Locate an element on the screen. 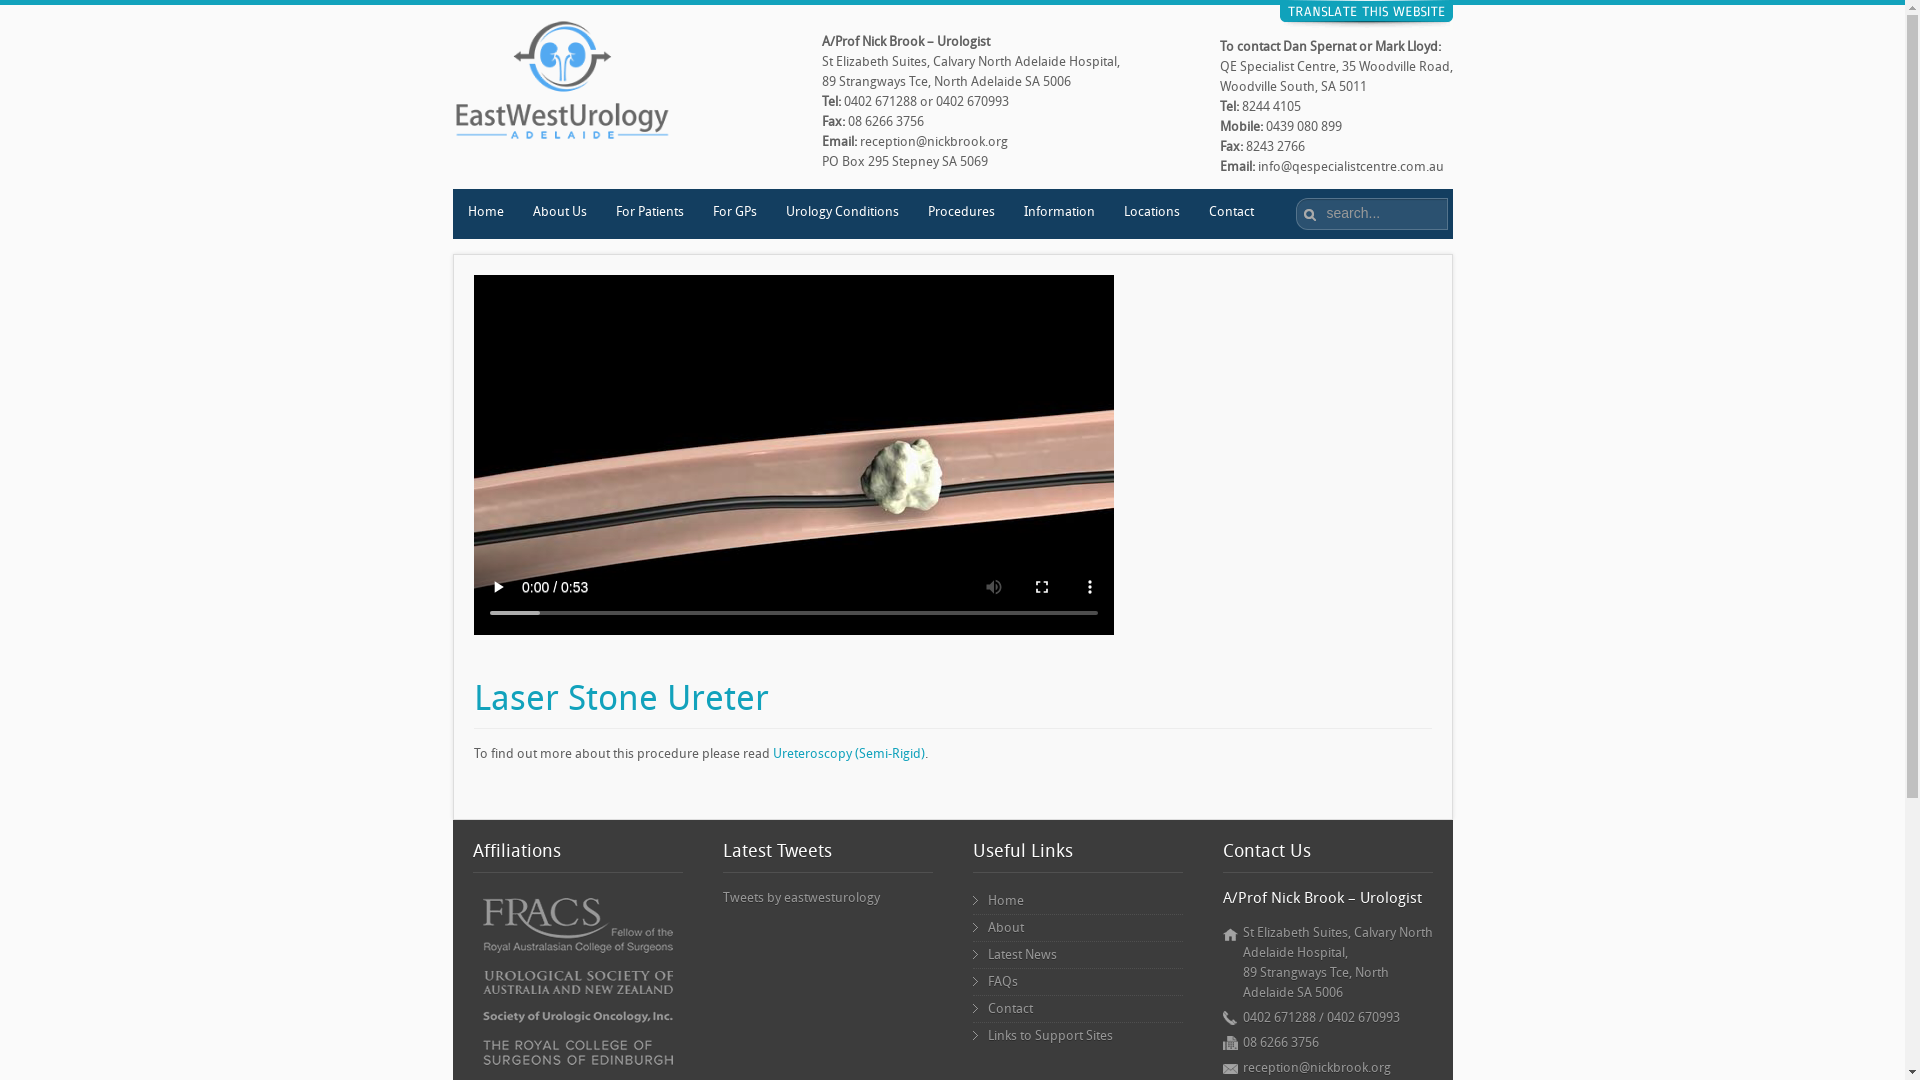  'info@qespecialistcentre.com.au' is located at coordinates (1256, 165).